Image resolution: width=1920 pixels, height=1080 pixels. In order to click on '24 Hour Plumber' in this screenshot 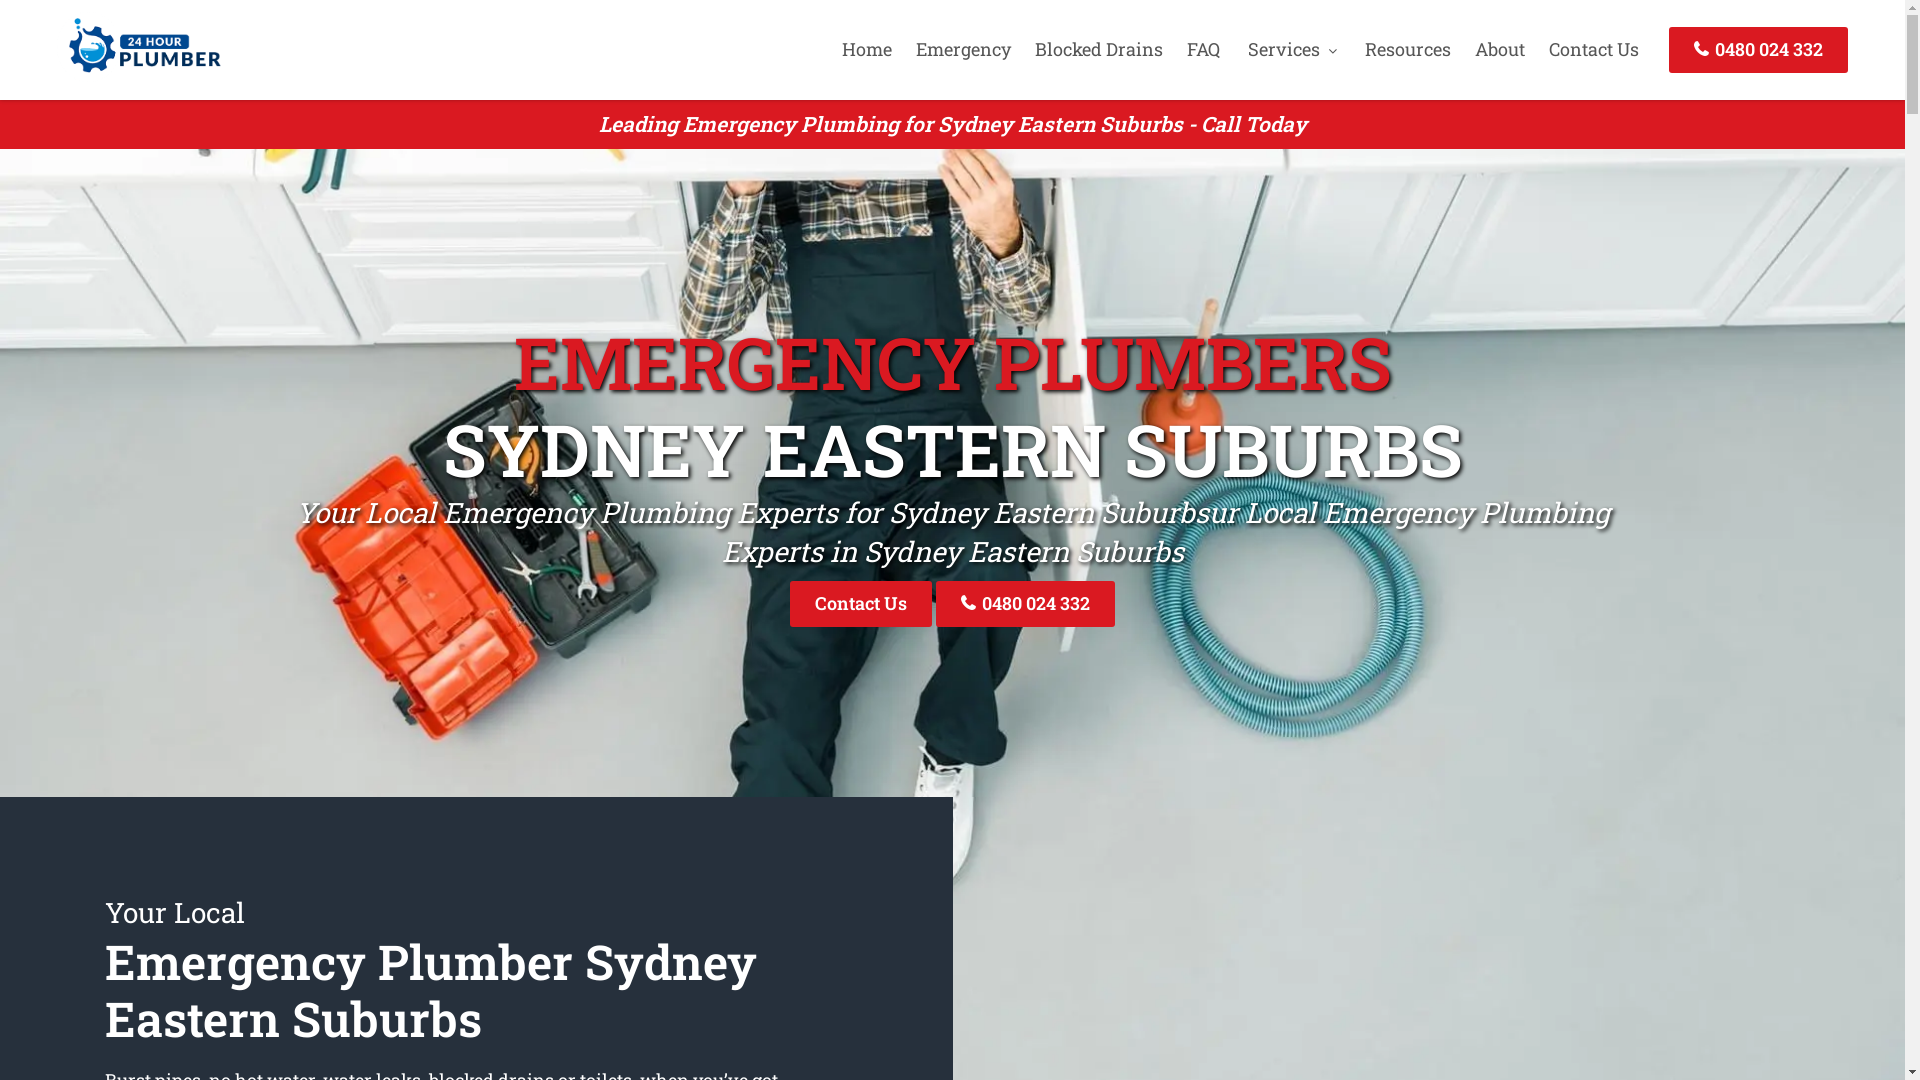, I will do `click(57, 73)`.